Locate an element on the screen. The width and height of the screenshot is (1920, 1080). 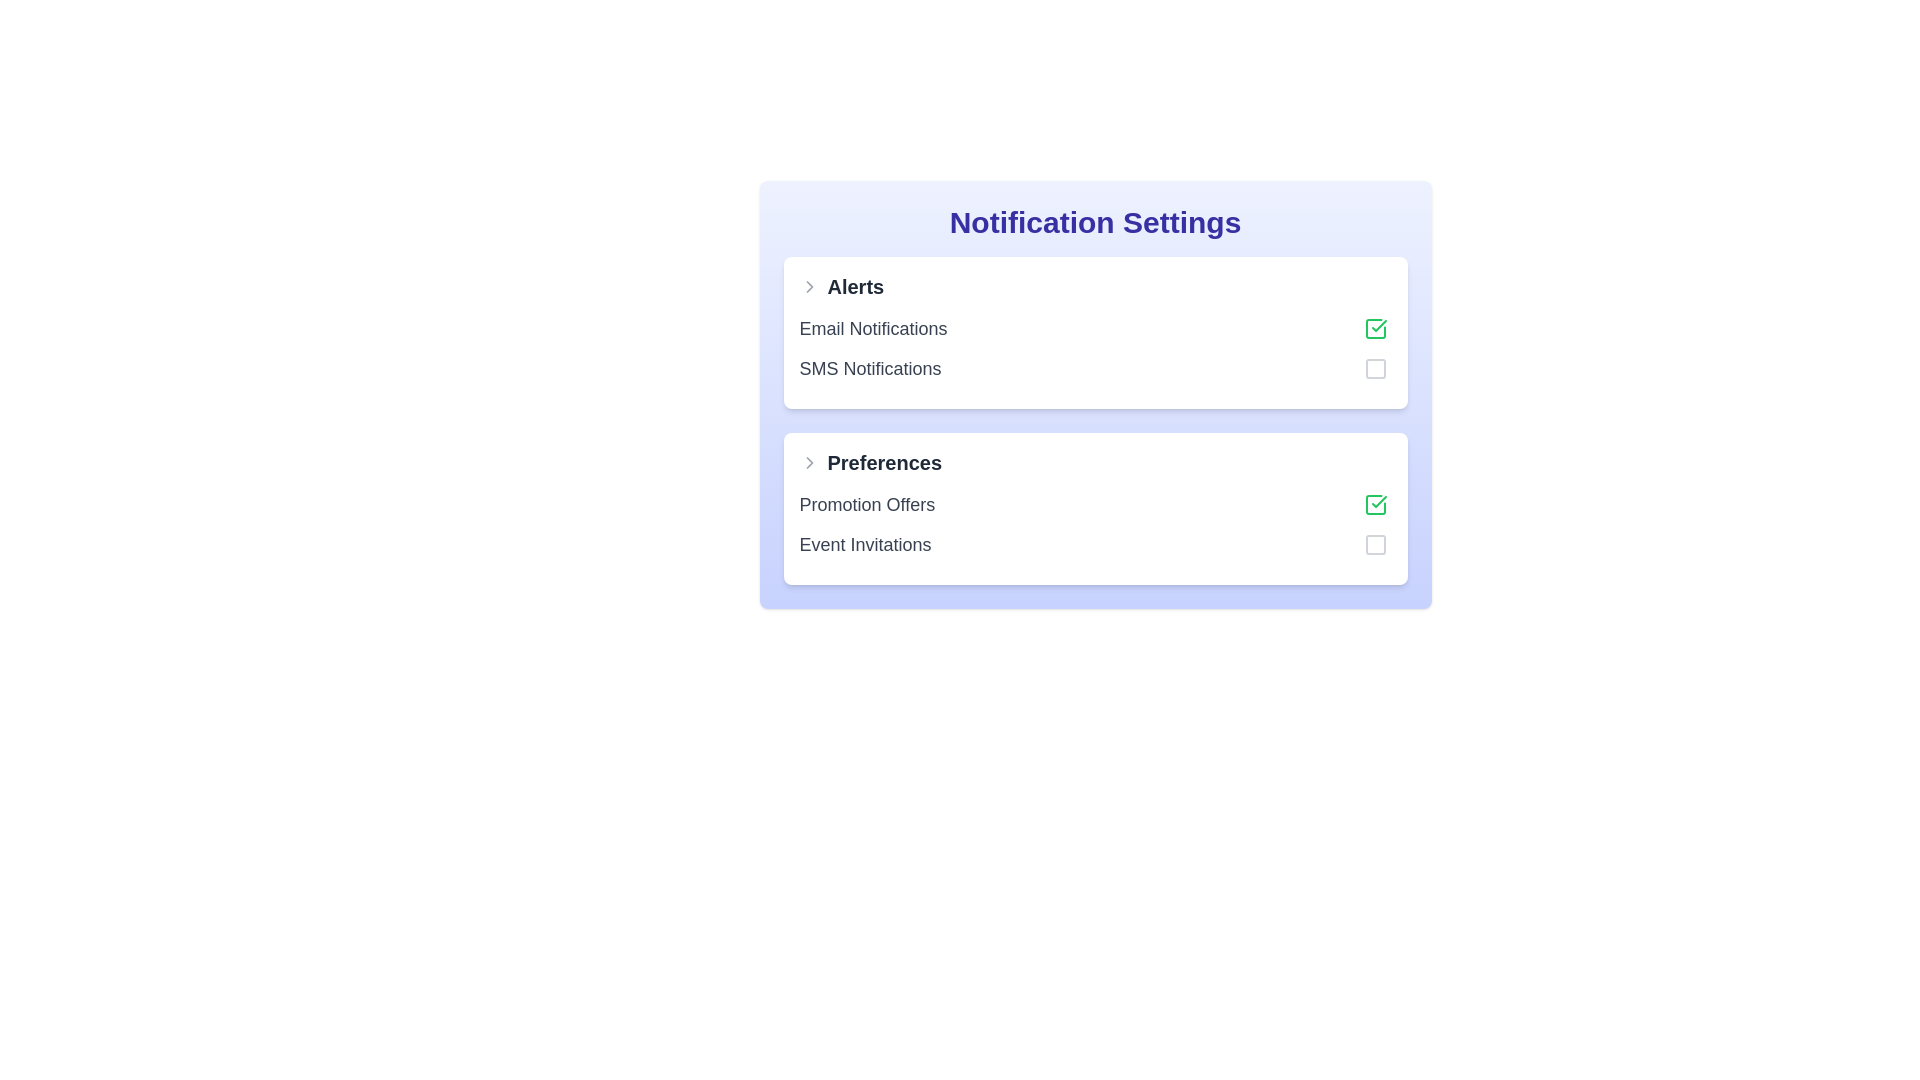
the checkboxes within the 'Preferences' section is located at coordinates (1094, 508).